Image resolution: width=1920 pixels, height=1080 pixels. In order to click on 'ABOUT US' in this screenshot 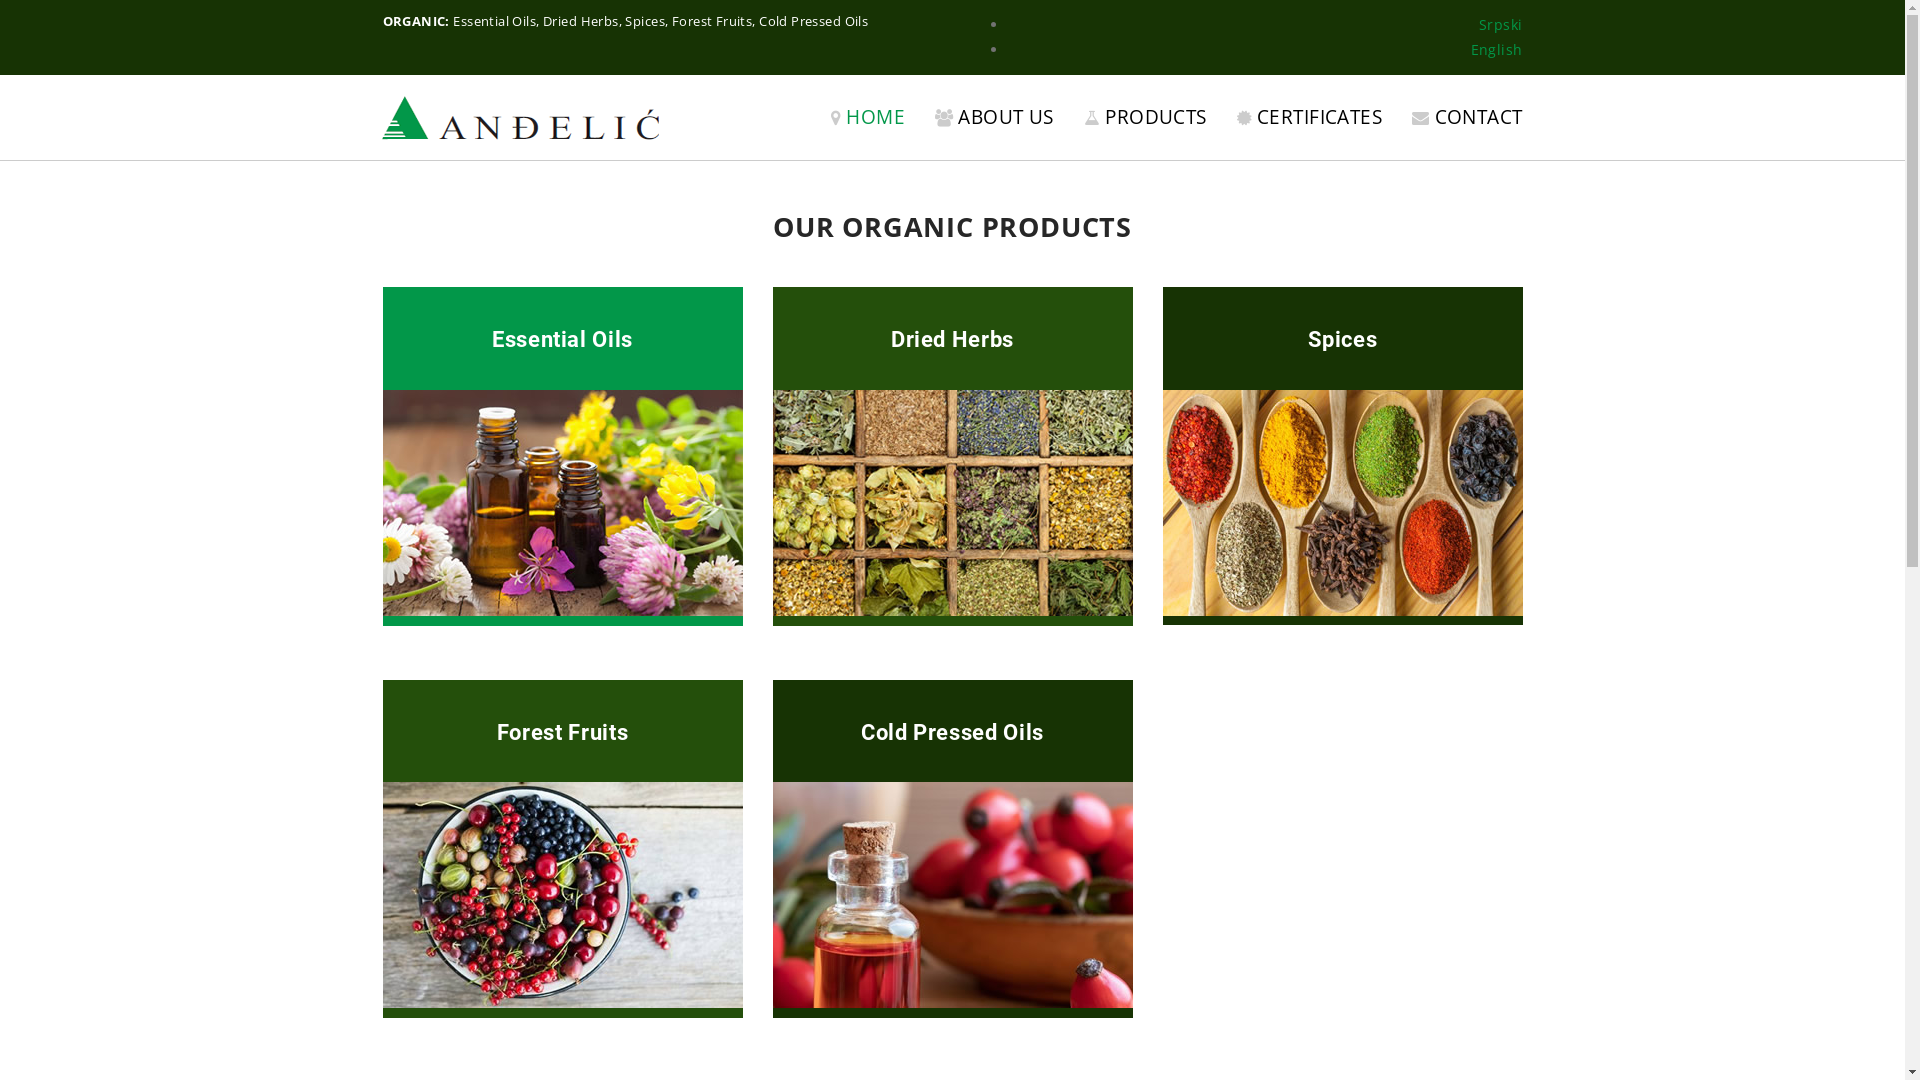, I will do `click(994, 117)`.